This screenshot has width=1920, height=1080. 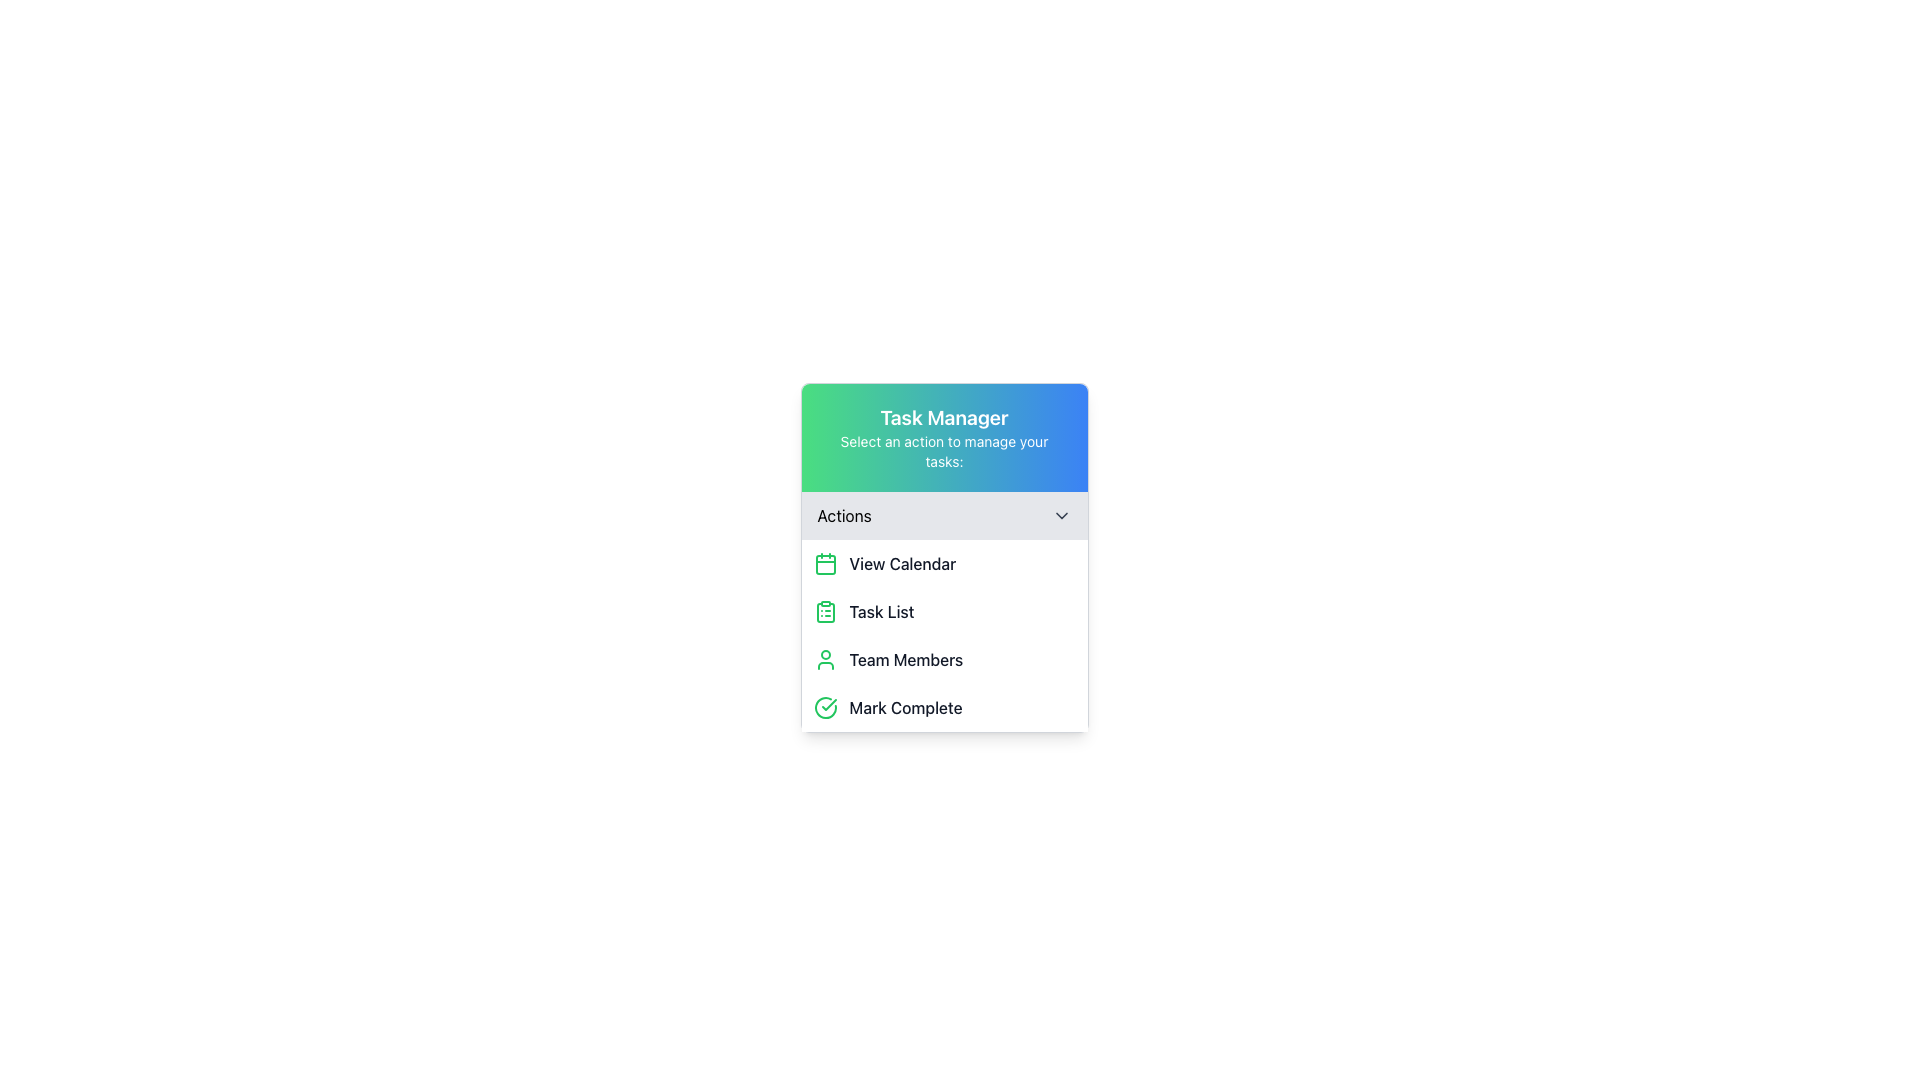 I want to click on the second item in the 'Task Manager' navigation menu, which allows users, so click(x=943, y=611).